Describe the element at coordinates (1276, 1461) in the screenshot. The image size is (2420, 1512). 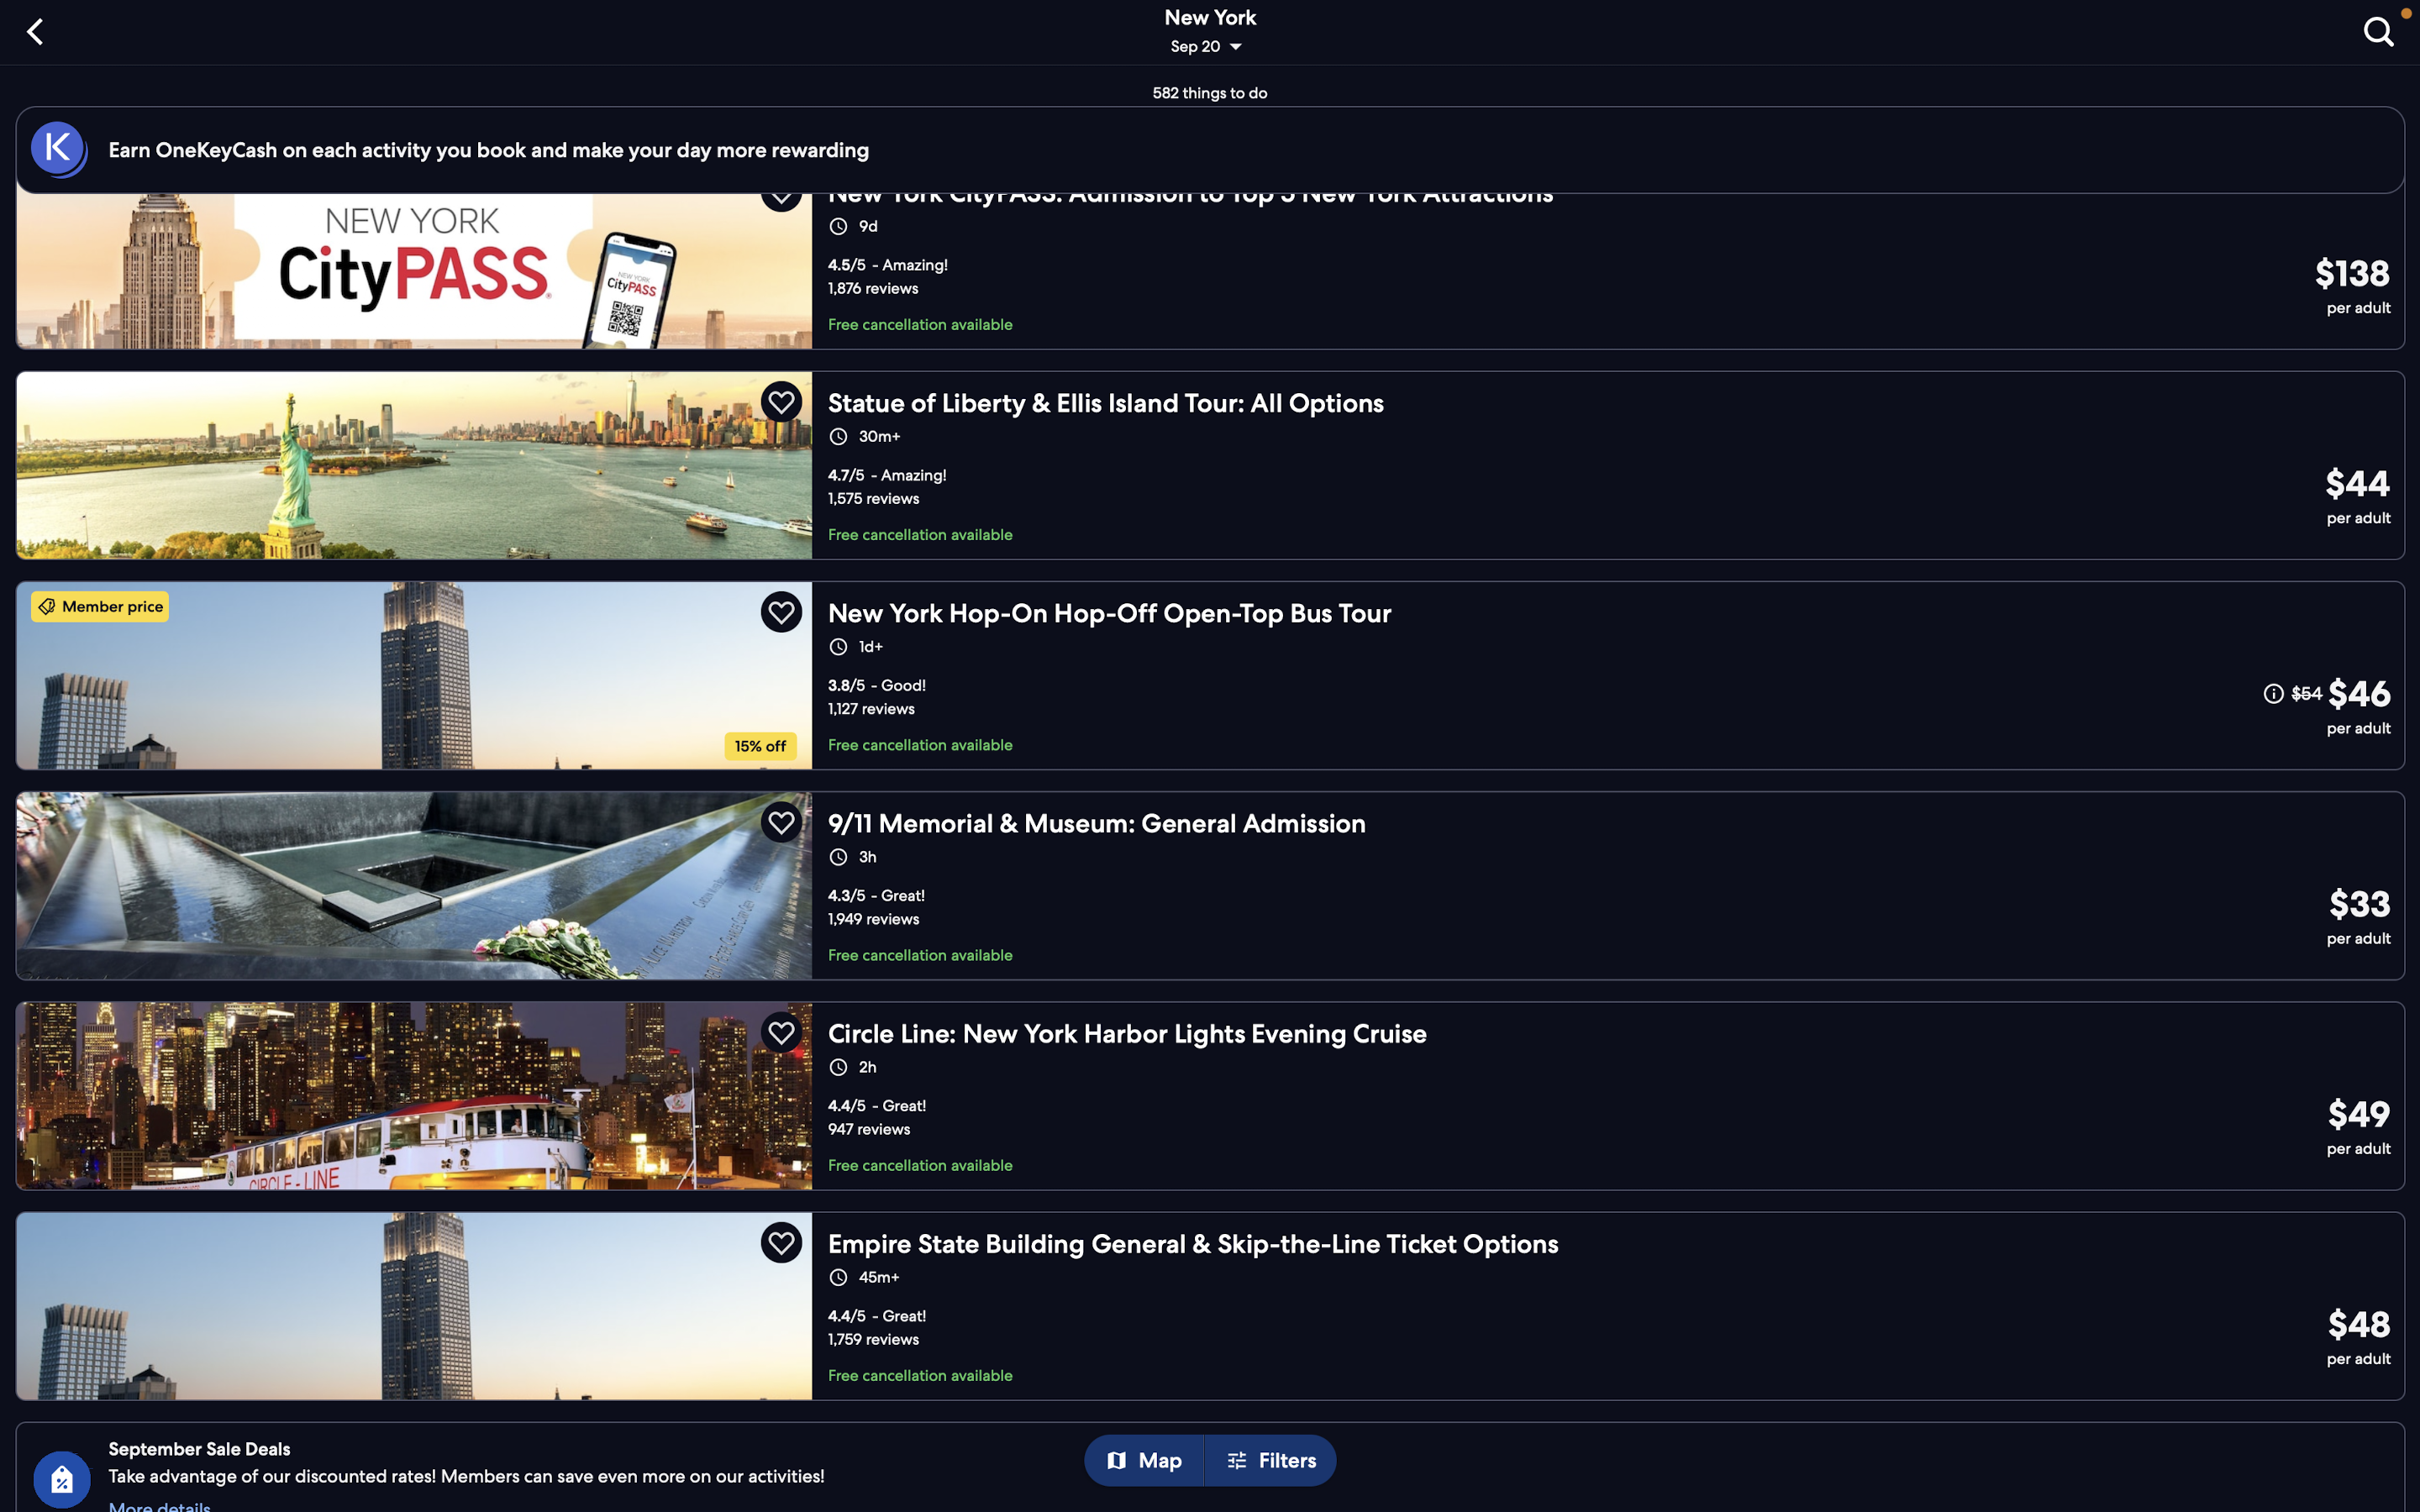
I see `"filters" to fine-tune your search outcome` at that location.